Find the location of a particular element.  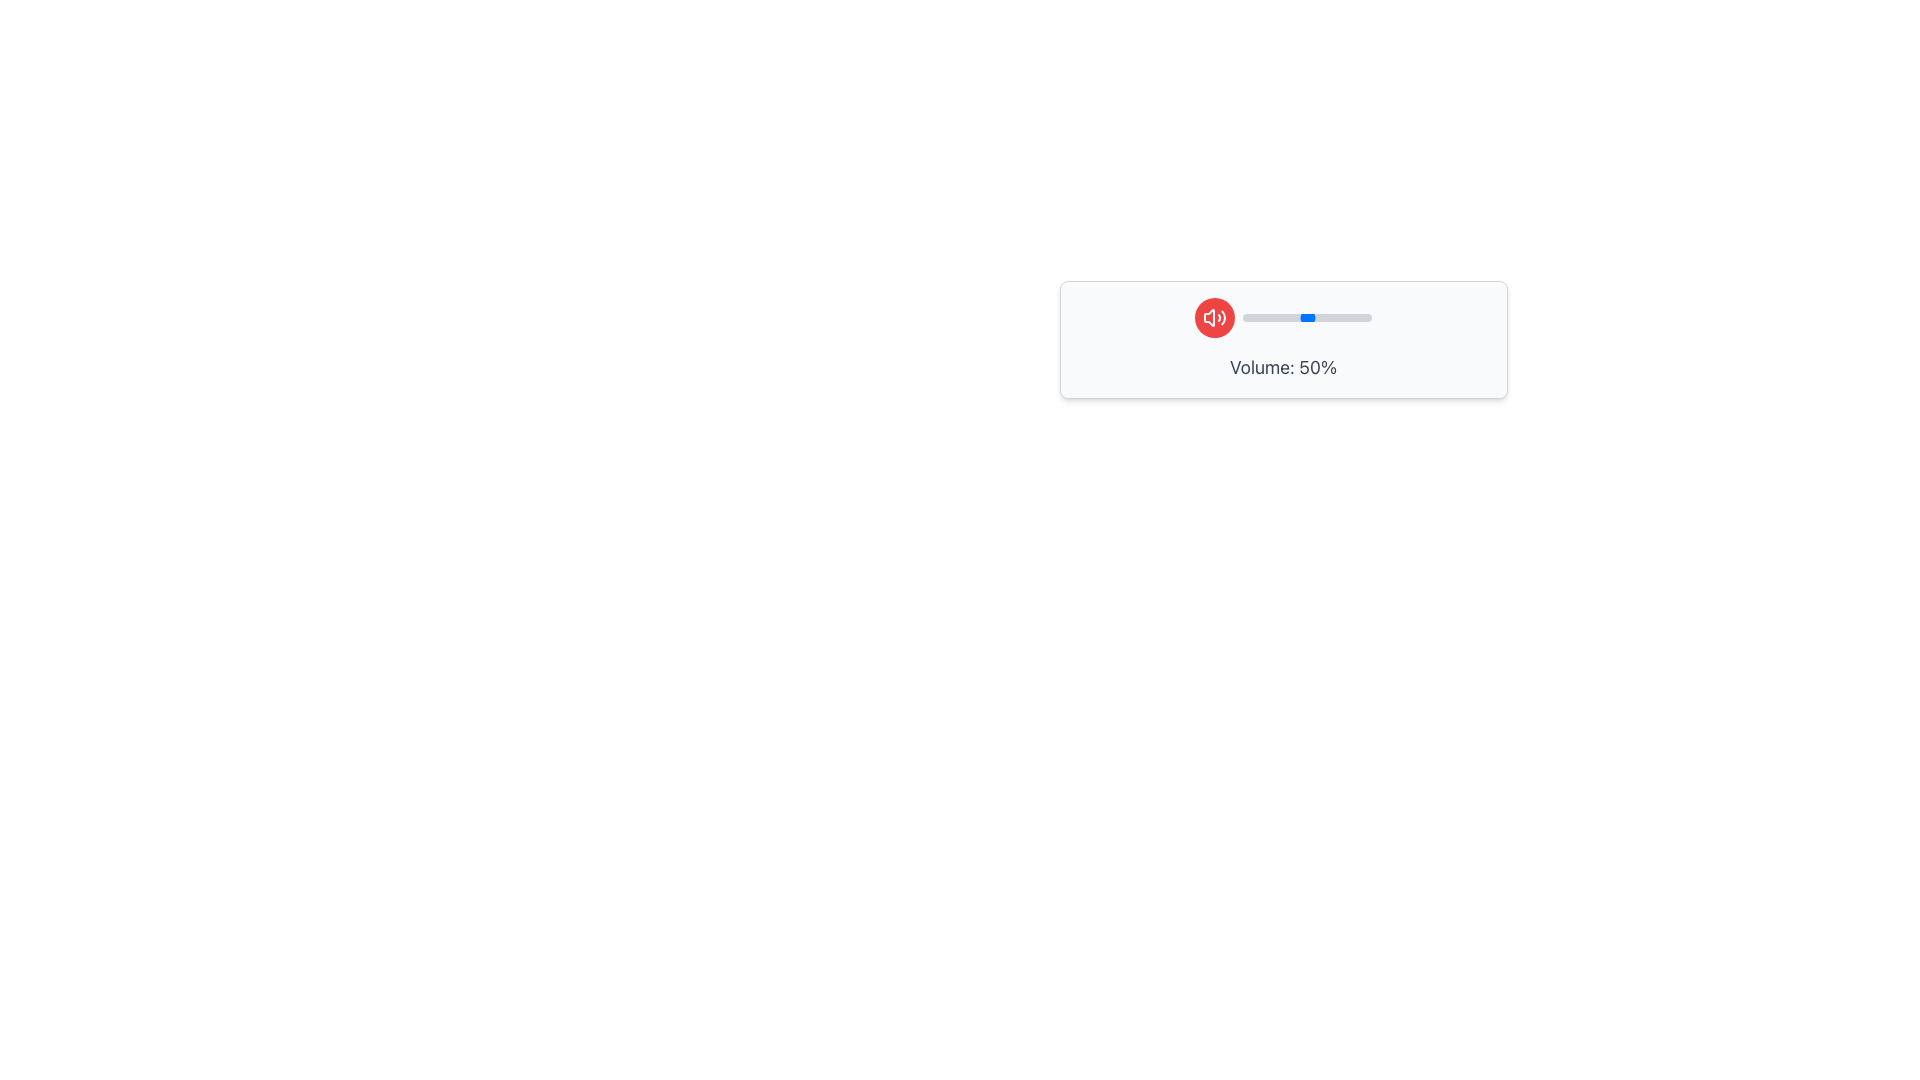

volume is located at coordinates (1272, 316).